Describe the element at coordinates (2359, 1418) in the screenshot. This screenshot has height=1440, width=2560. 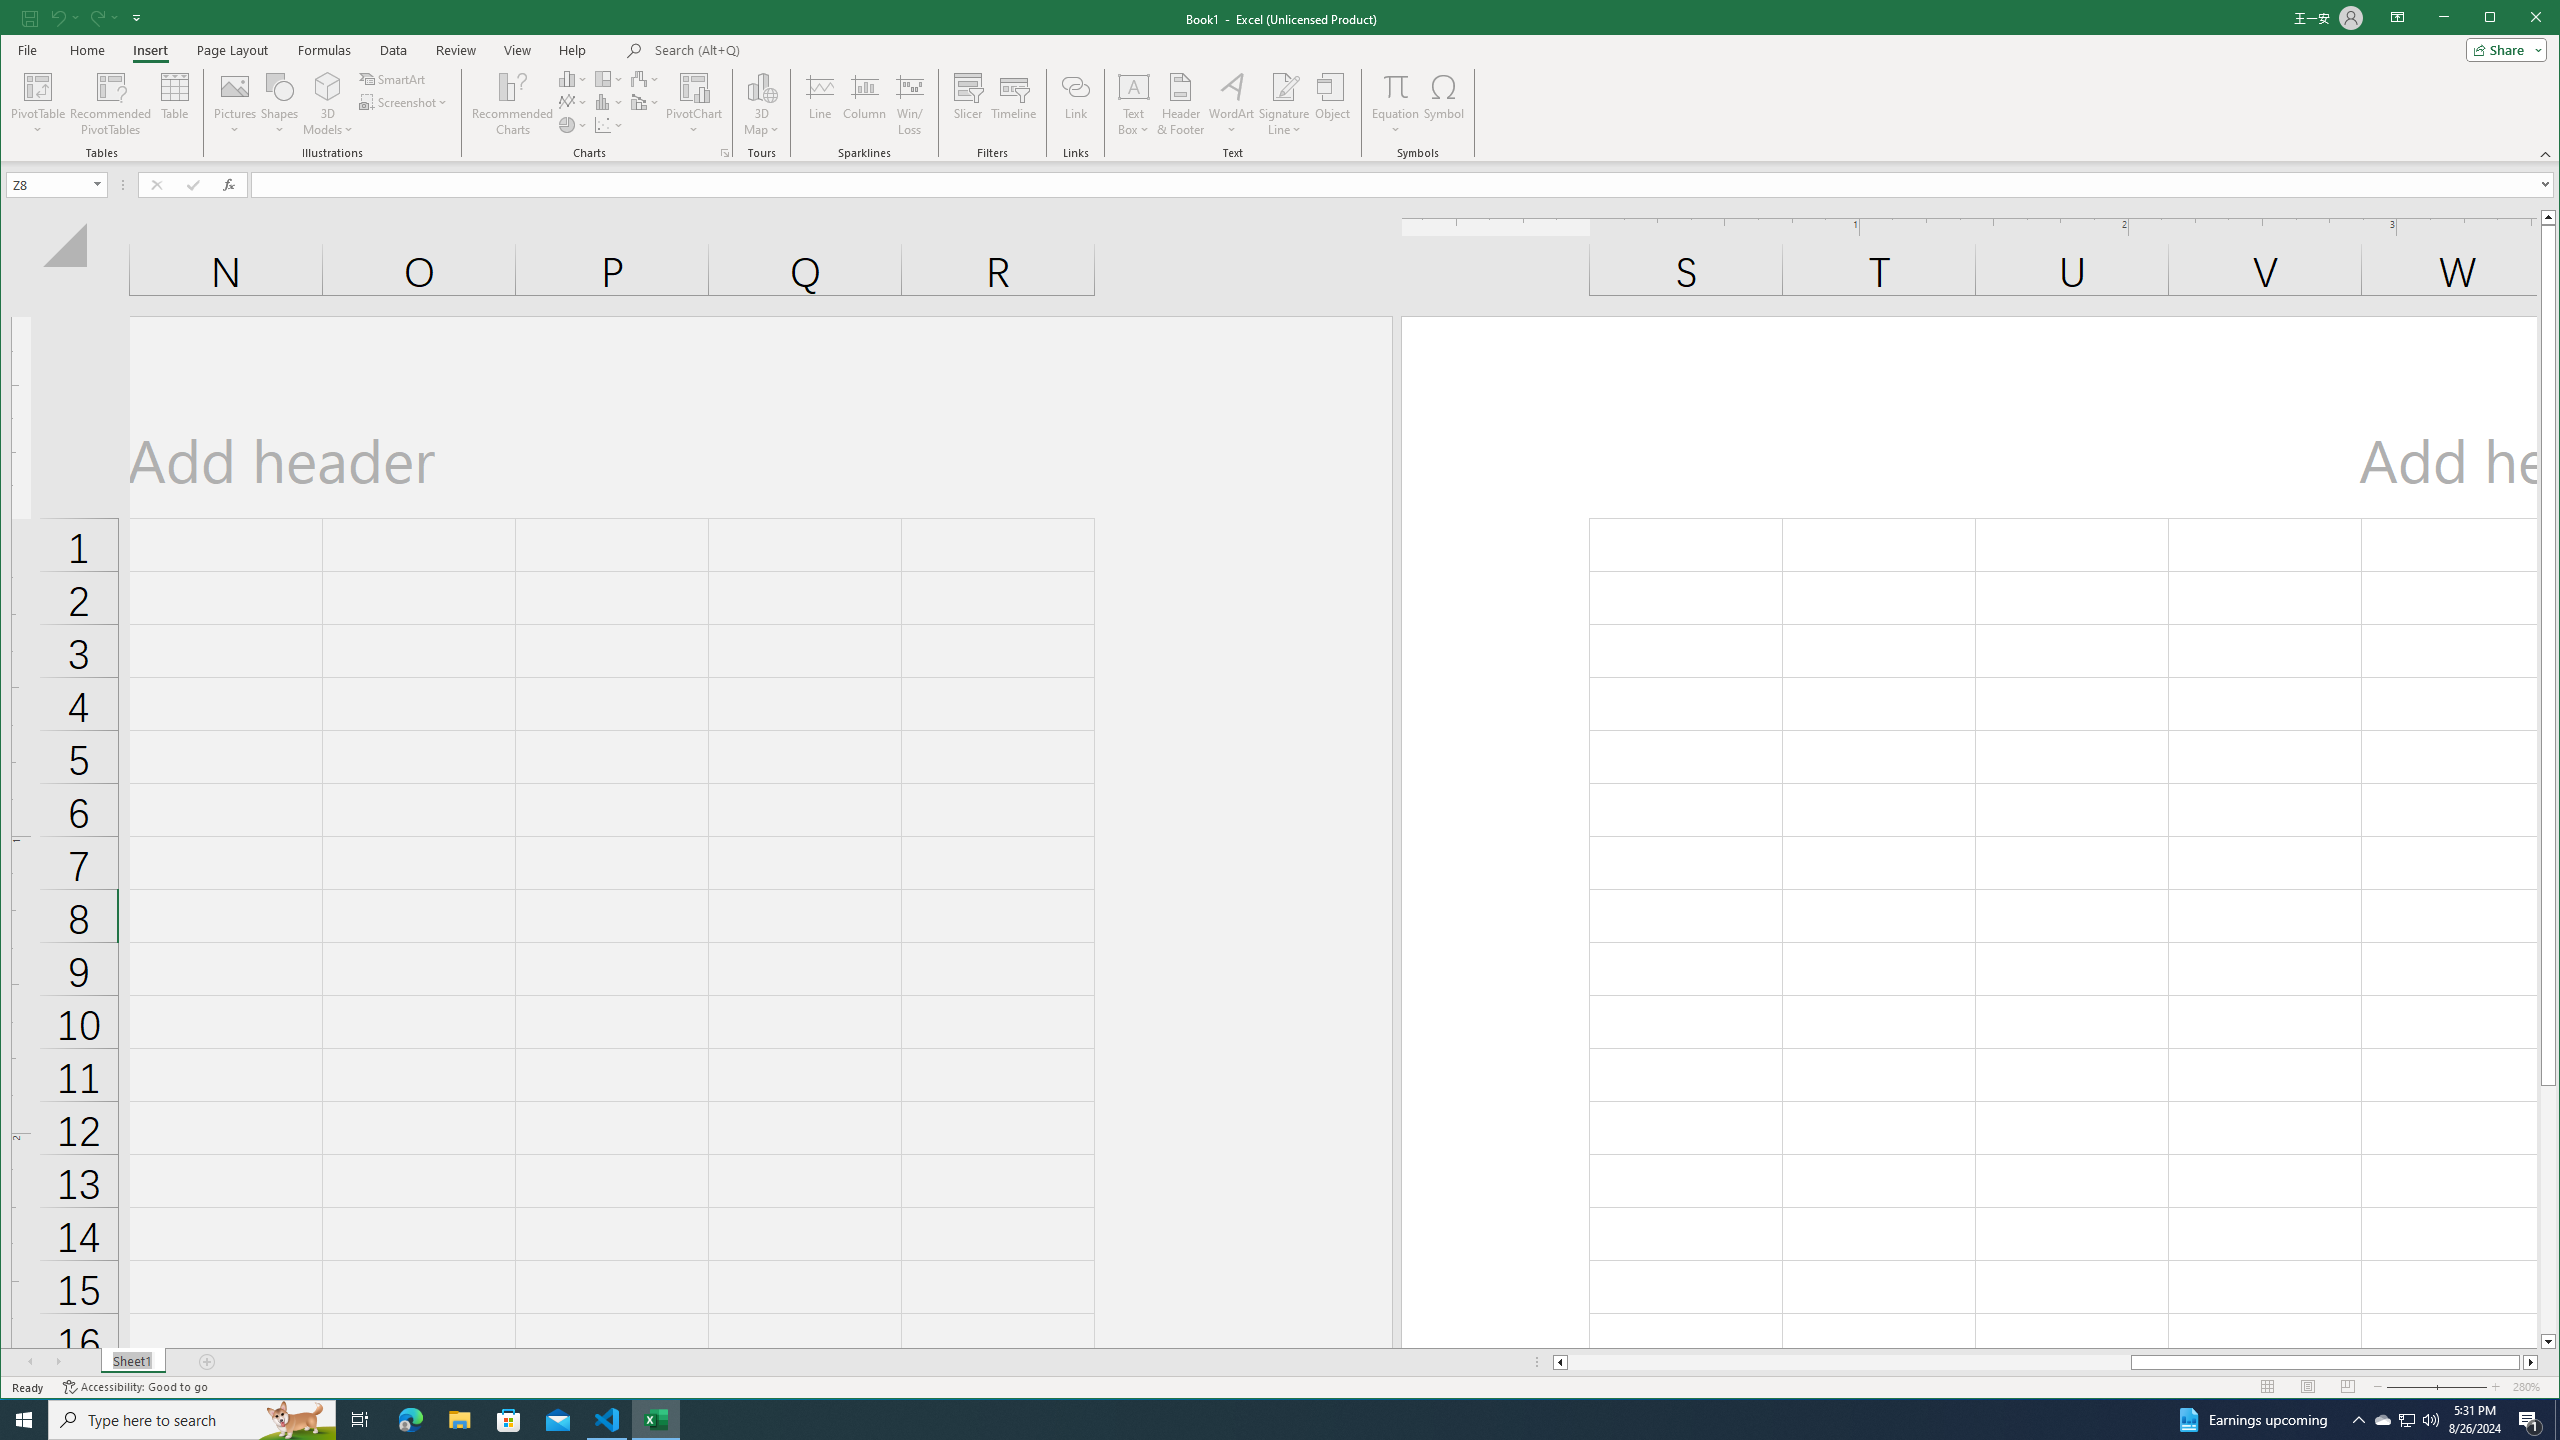
I see `'Notification Chevron'` at that location.